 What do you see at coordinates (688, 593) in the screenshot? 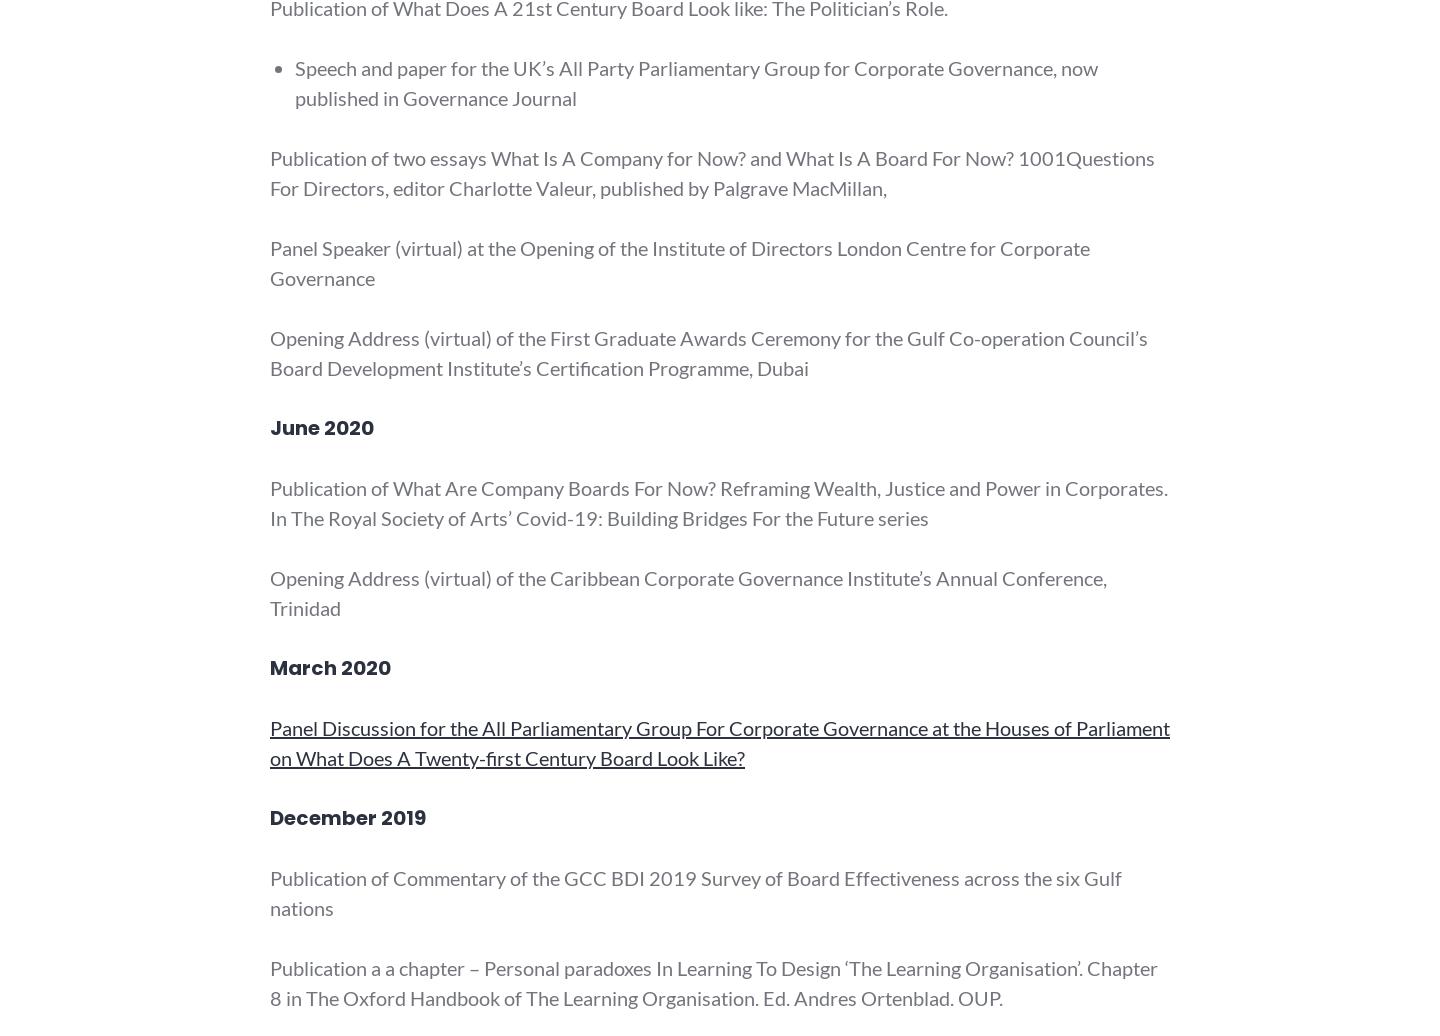
I see `'Opening Address (virtual) of the Caribbean Corporate Governance Institute’s Annual Conference, Trinidad'` at bounding box center [688, 593].